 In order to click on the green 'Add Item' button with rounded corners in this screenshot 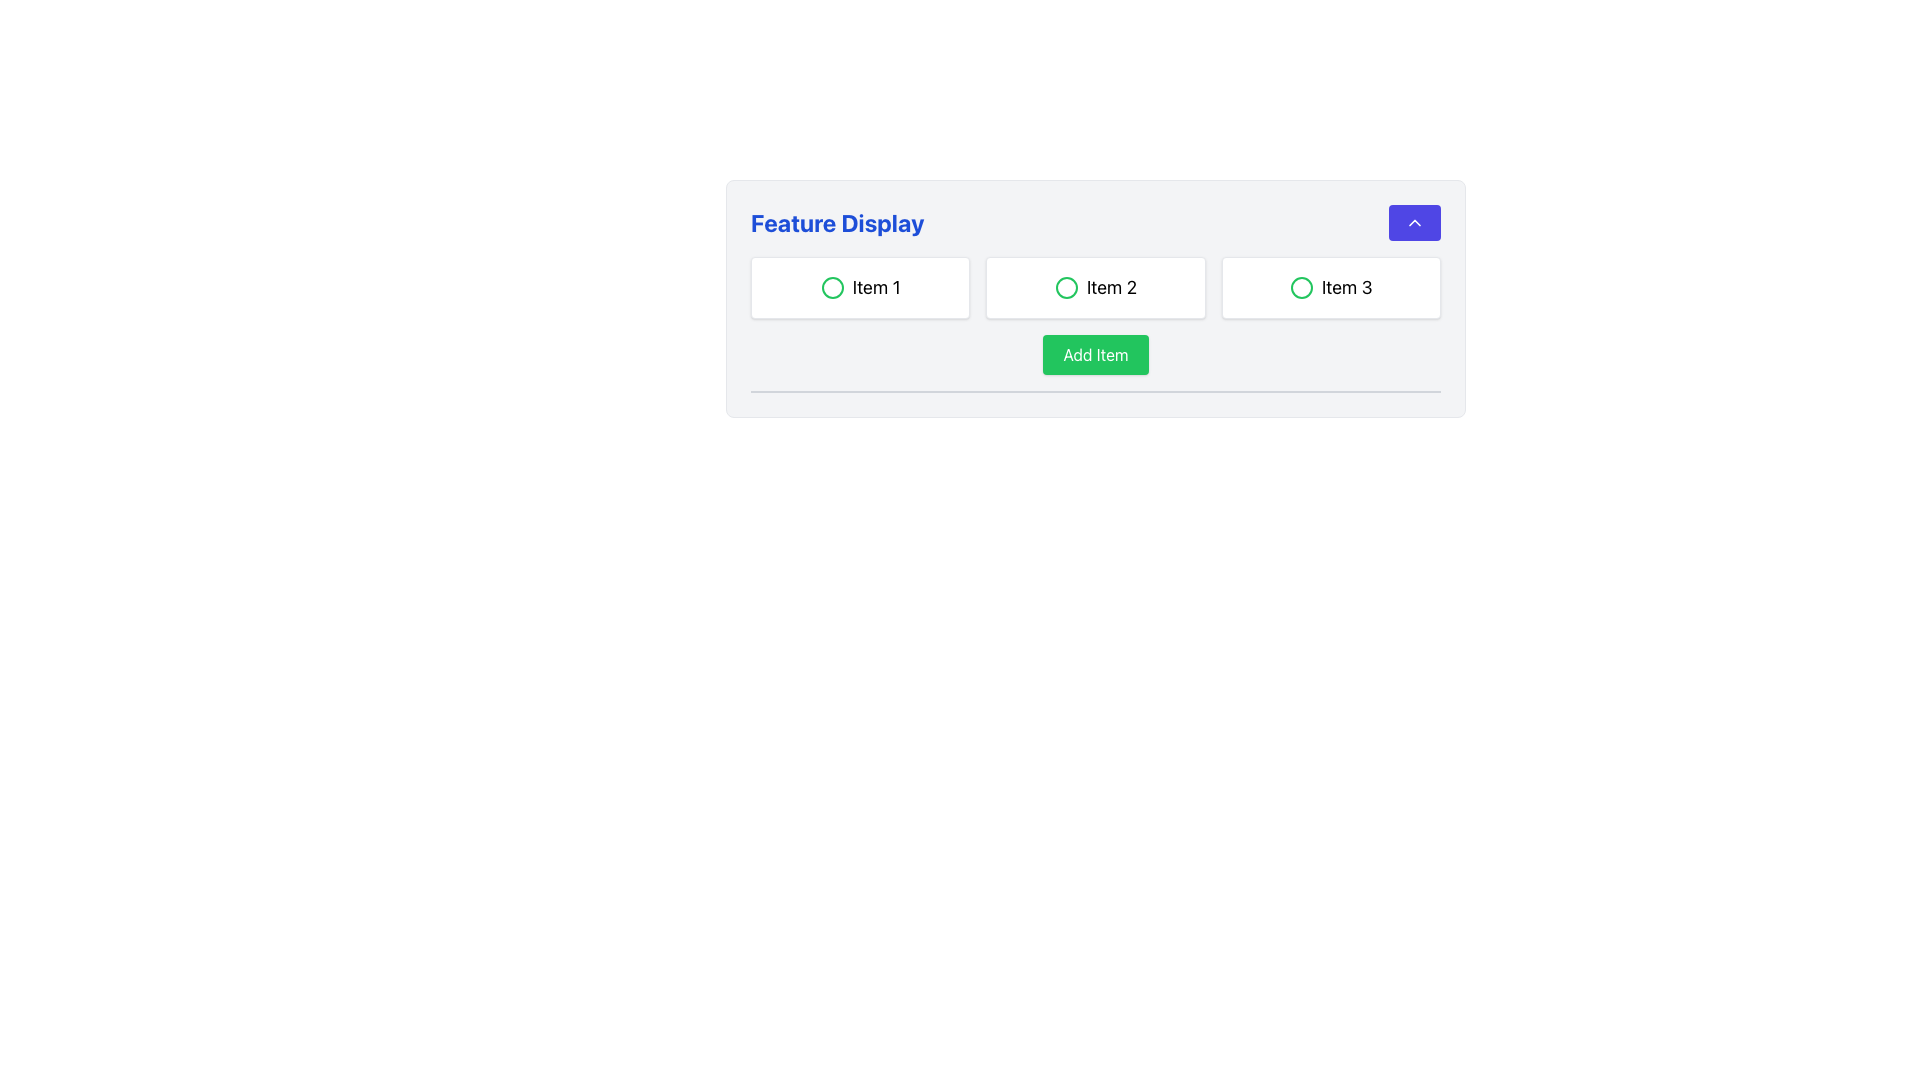, I will do `click(1094, 353)`.